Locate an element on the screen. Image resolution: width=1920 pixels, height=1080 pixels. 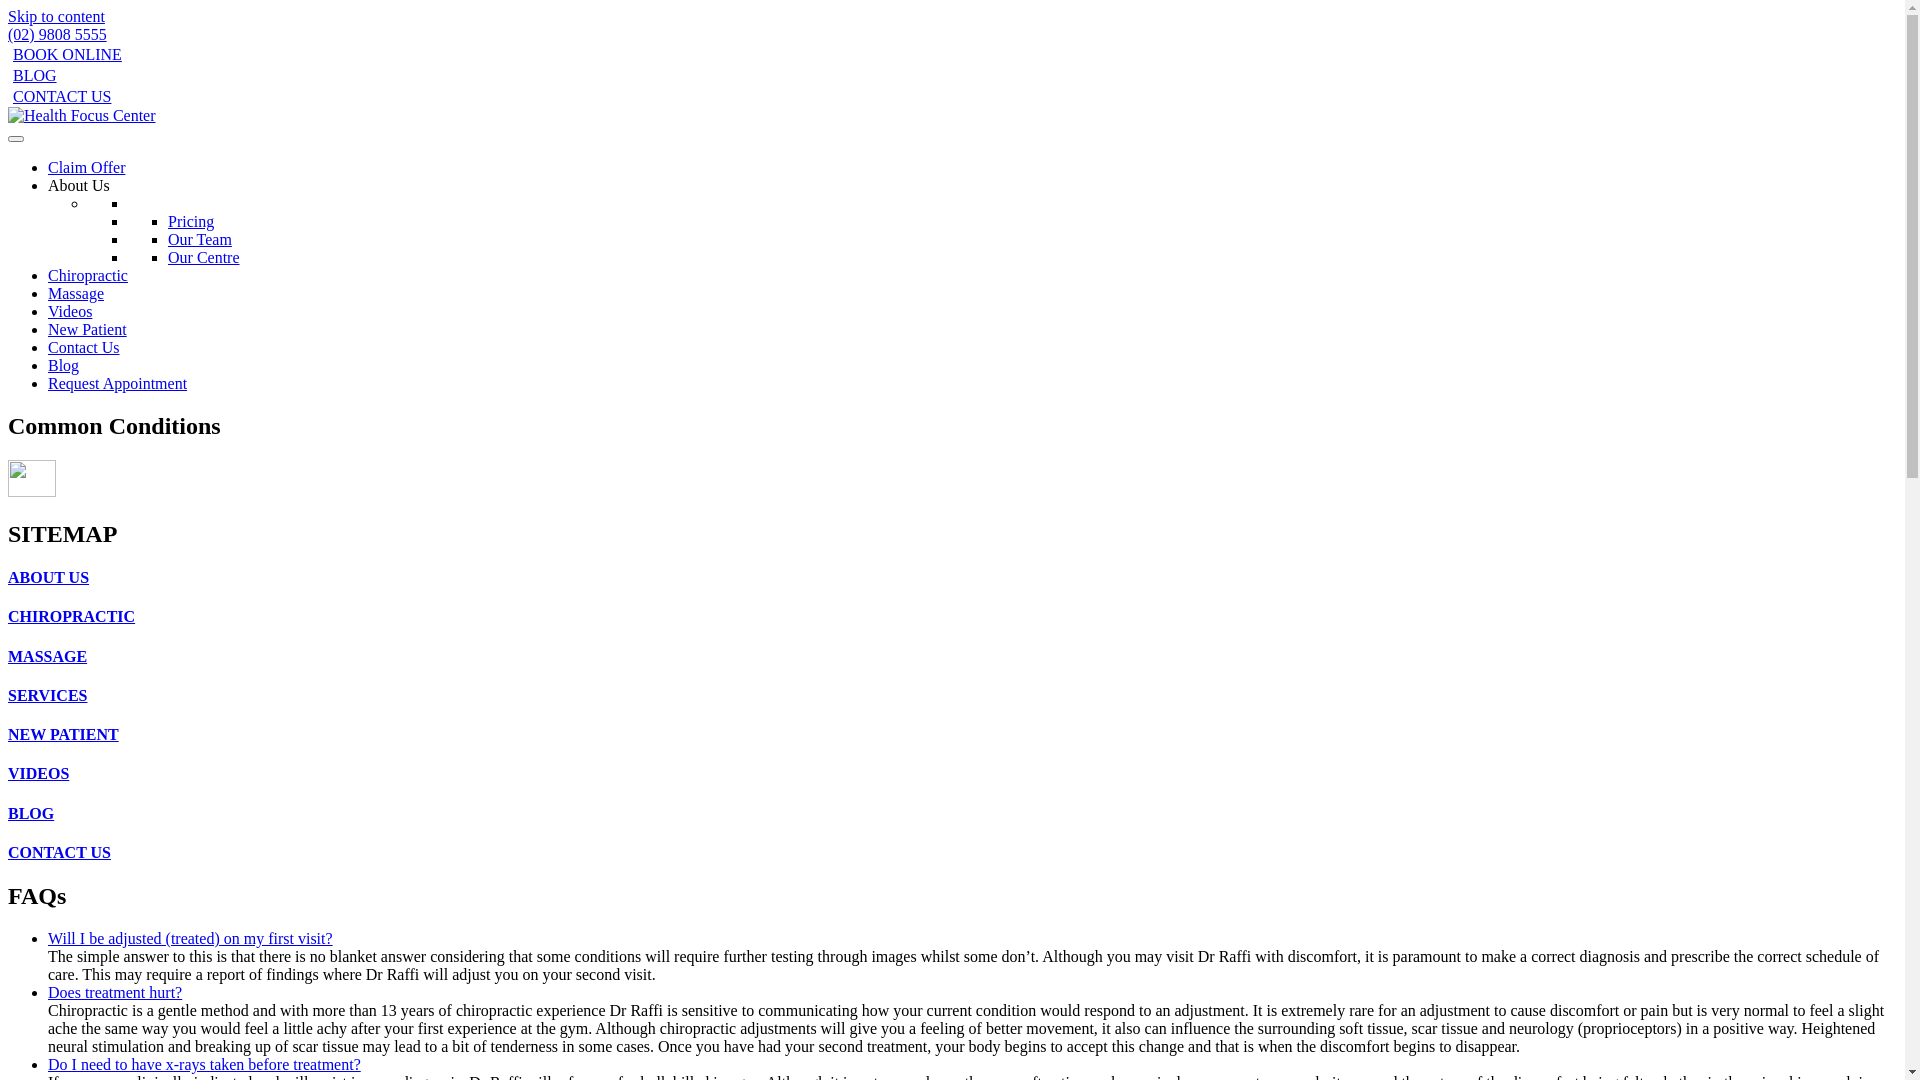
'About Us' is located at coordinates (78, 185).